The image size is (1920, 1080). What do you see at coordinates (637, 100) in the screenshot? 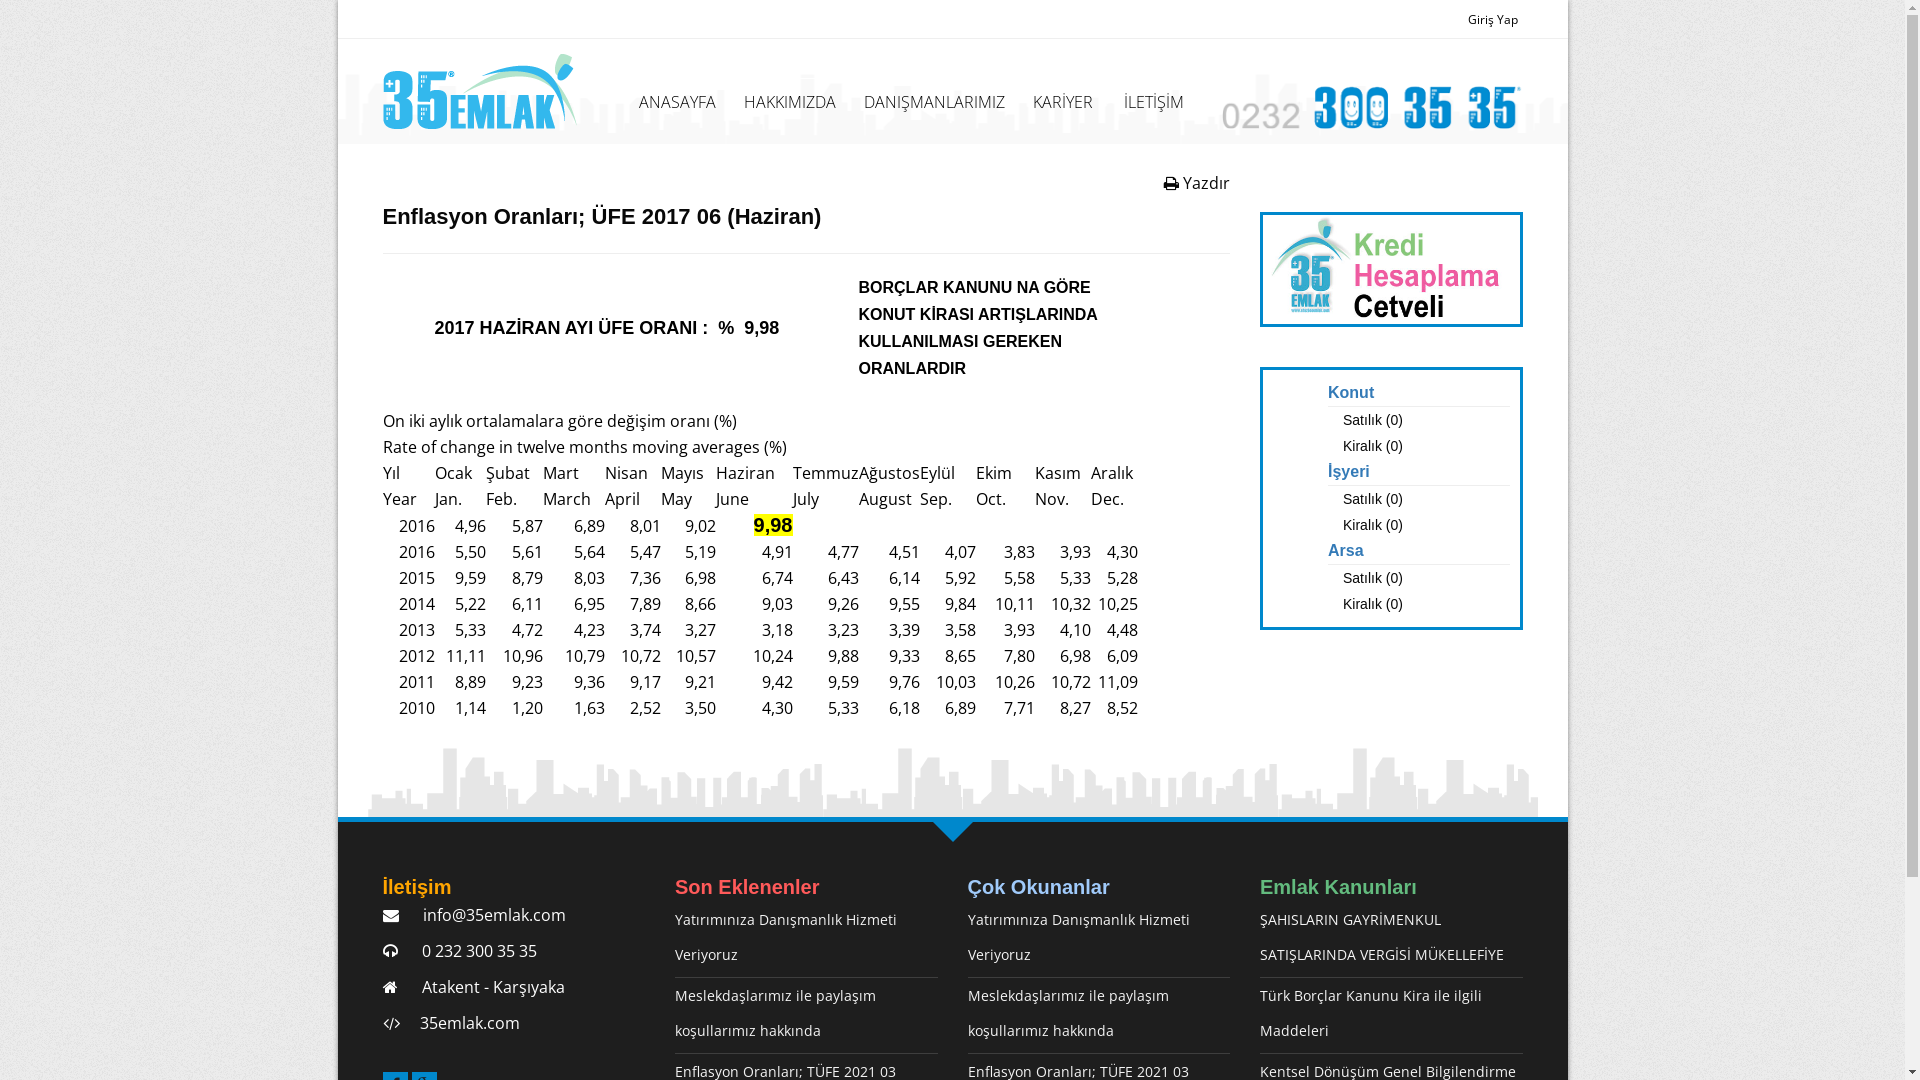
I see `'ANASAYFA'` at bounding box center [637, 100].